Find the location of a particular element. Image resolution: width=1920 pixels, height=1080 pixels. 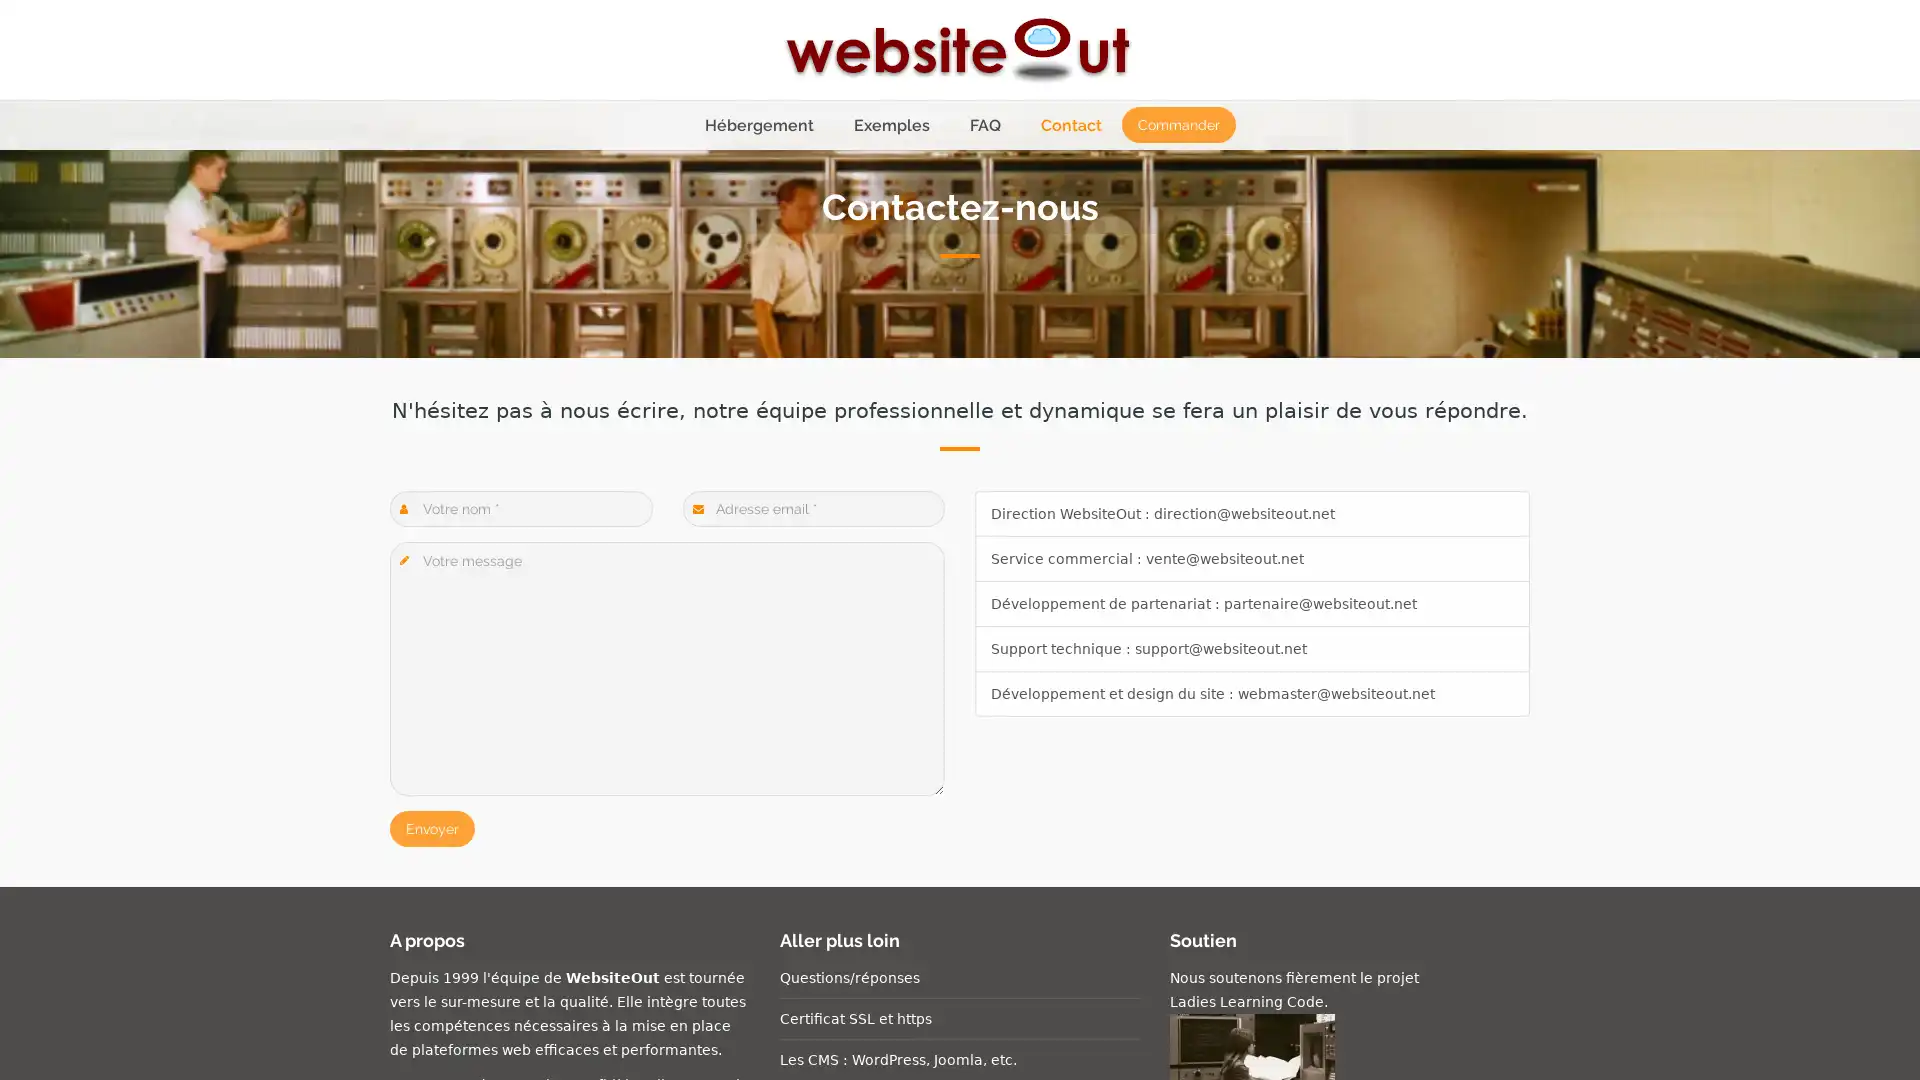

Commander is located at coordinates (1177, 124).